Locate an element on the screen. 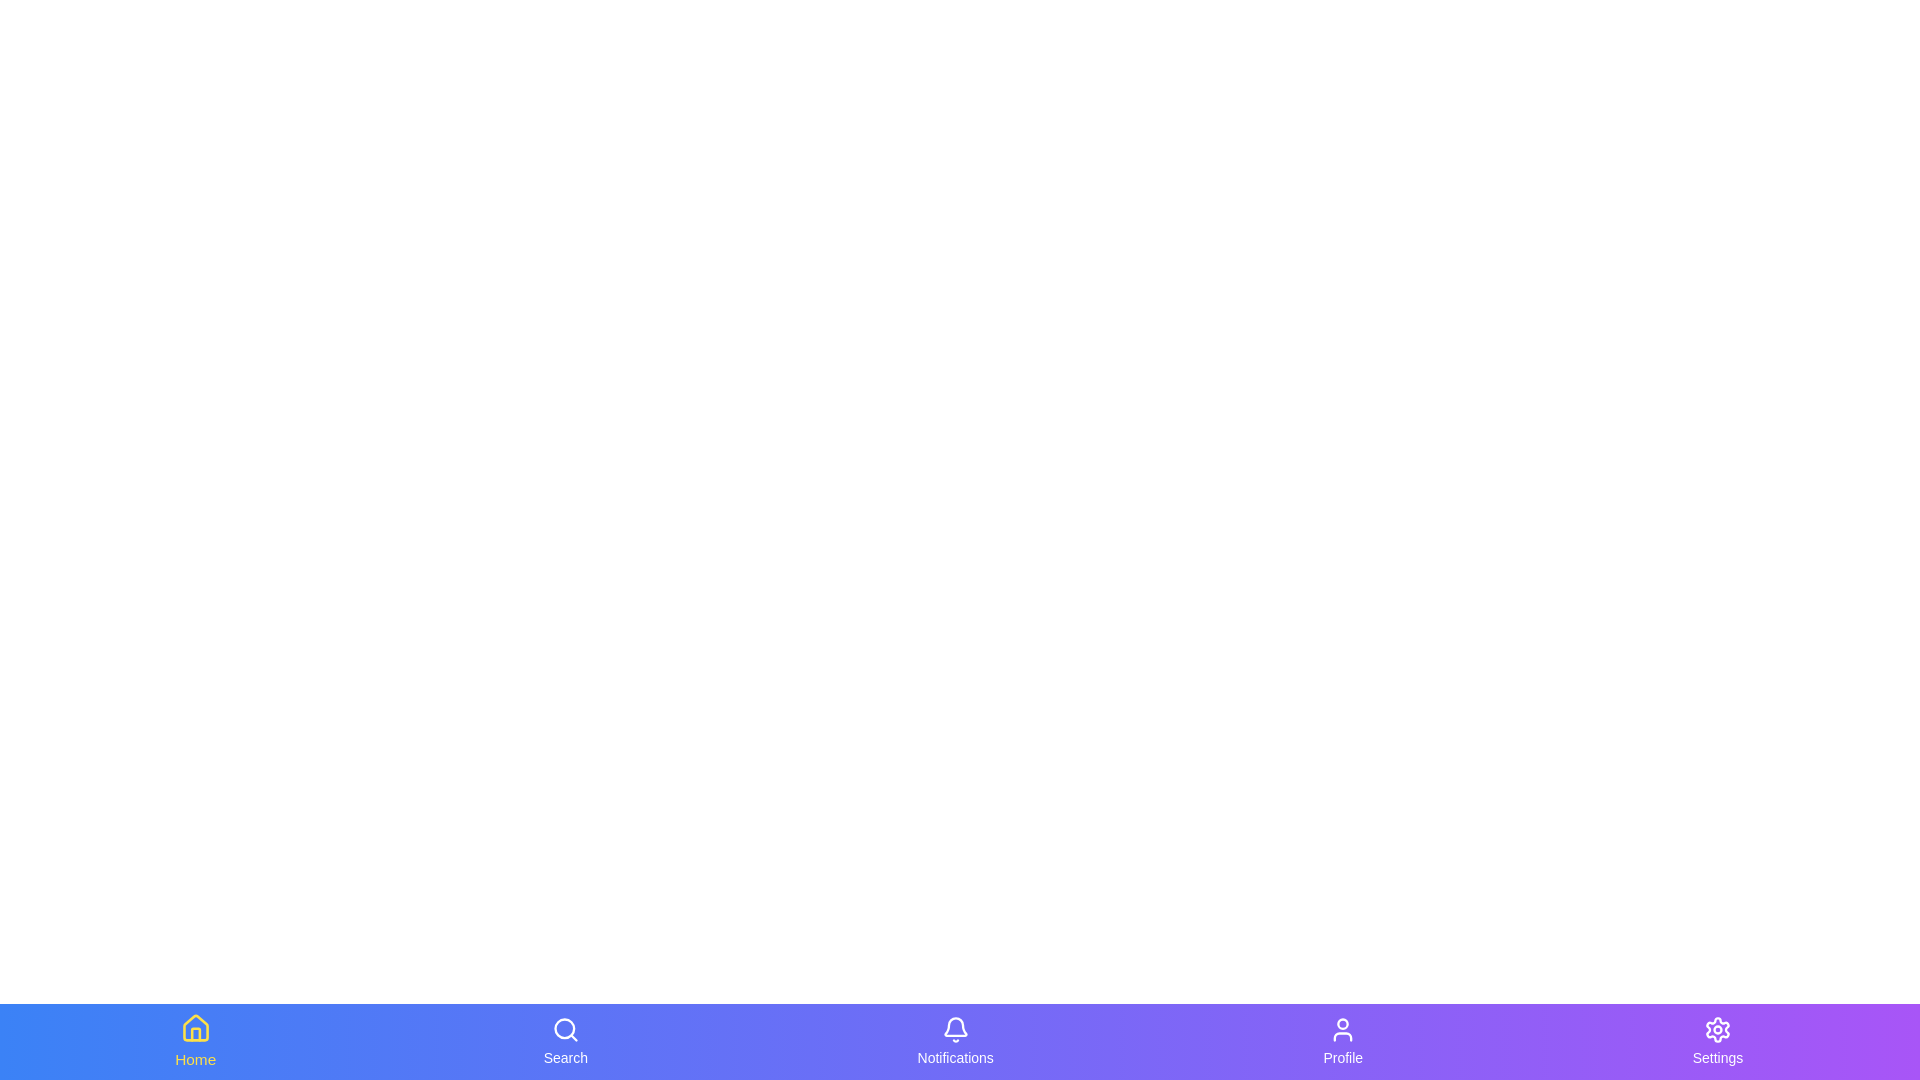  the Search navigation tab is located at coordinates (564, 1040).